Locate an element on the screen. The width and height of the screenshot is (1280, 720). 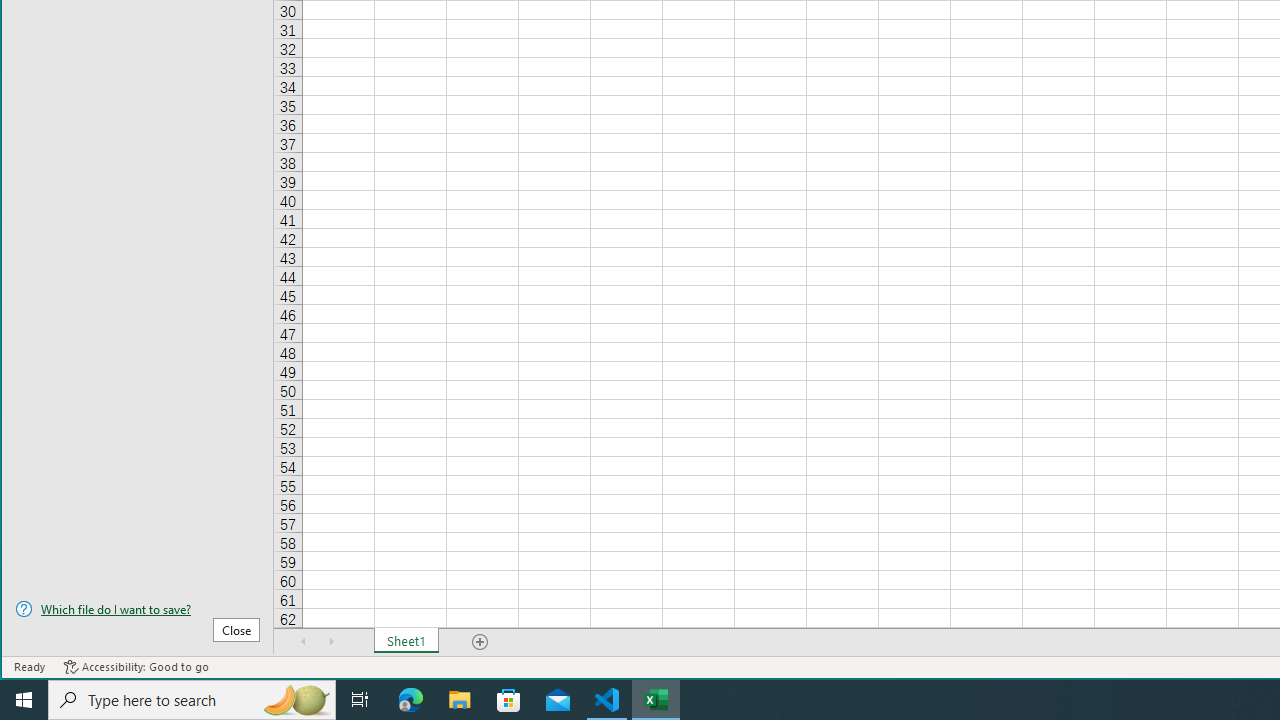
'File Explorer' is located at coordinates (459, 698).